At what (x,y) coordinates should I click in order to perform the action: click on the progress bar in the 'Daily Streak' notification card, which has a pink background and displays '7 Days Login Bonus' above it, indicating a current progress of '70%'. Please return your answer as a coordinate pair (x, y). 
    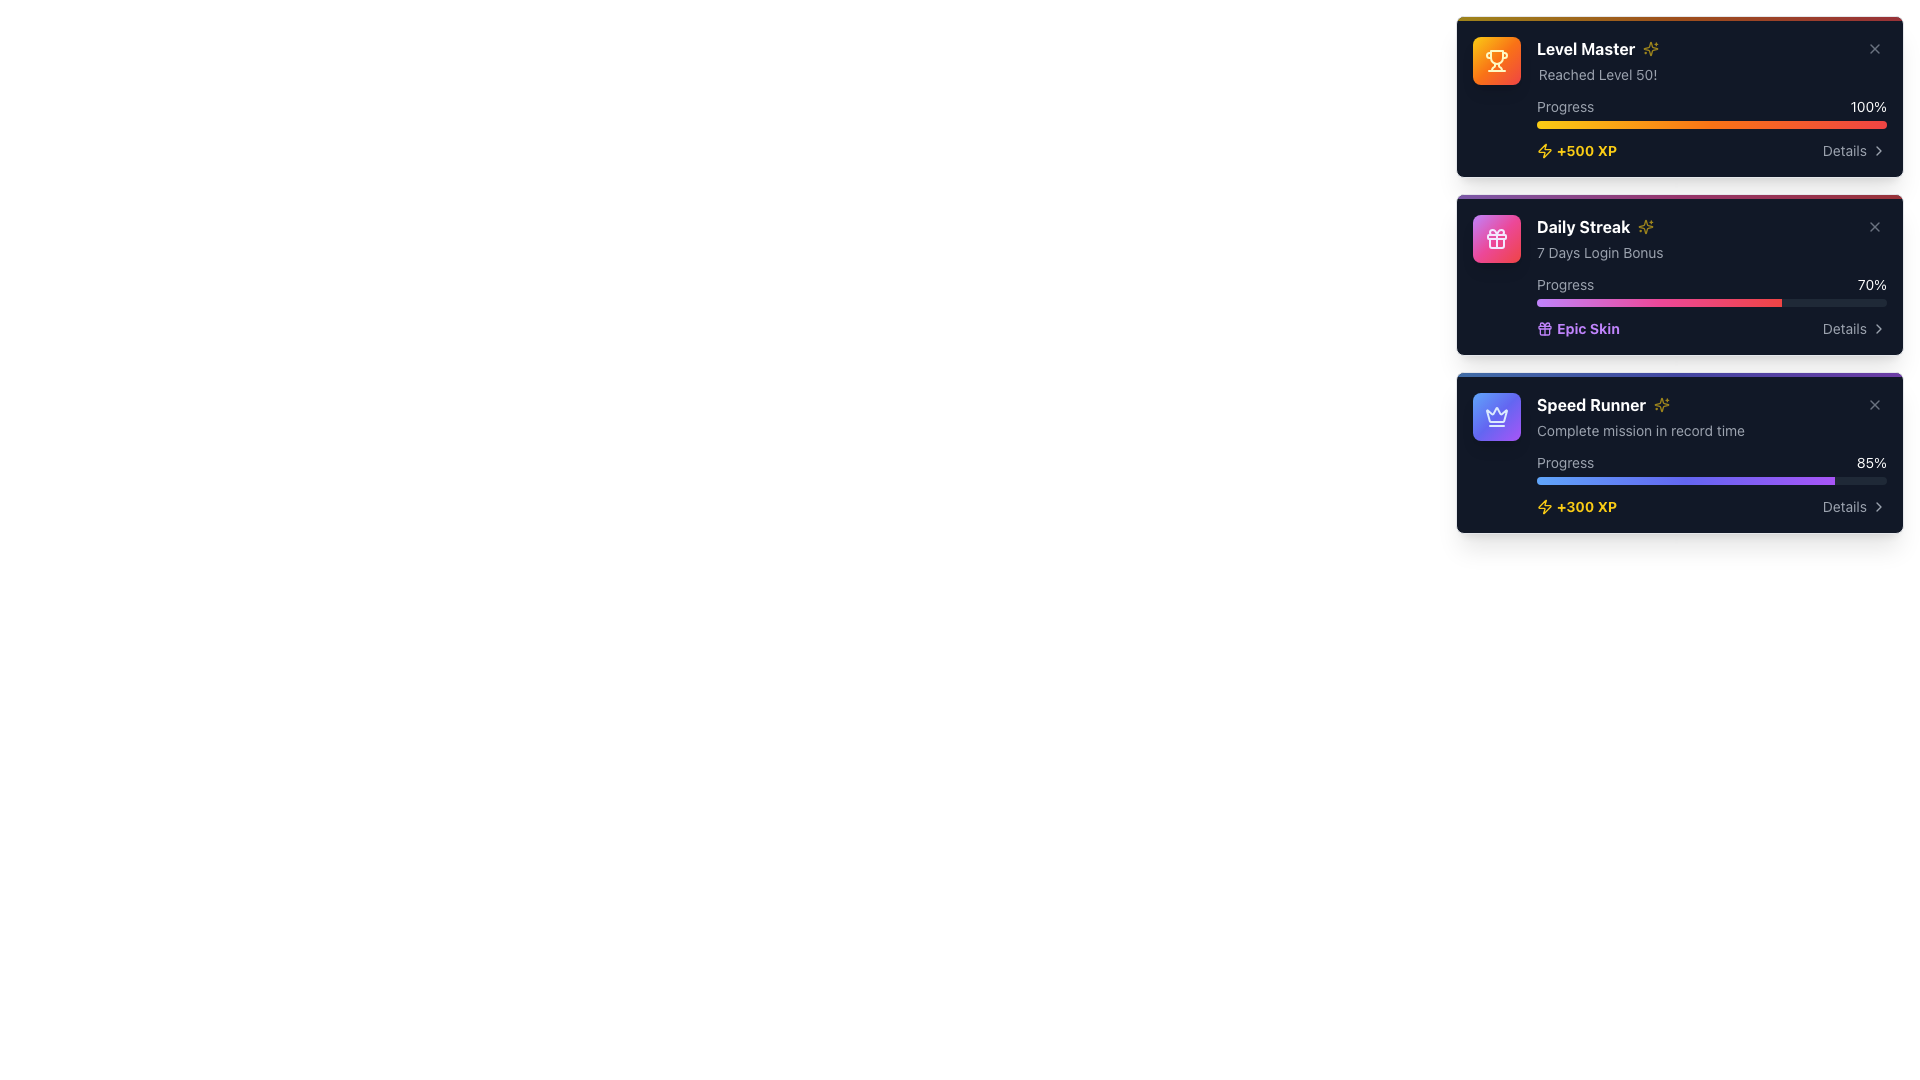
    Looking at the image, I should click on (1711, 290).